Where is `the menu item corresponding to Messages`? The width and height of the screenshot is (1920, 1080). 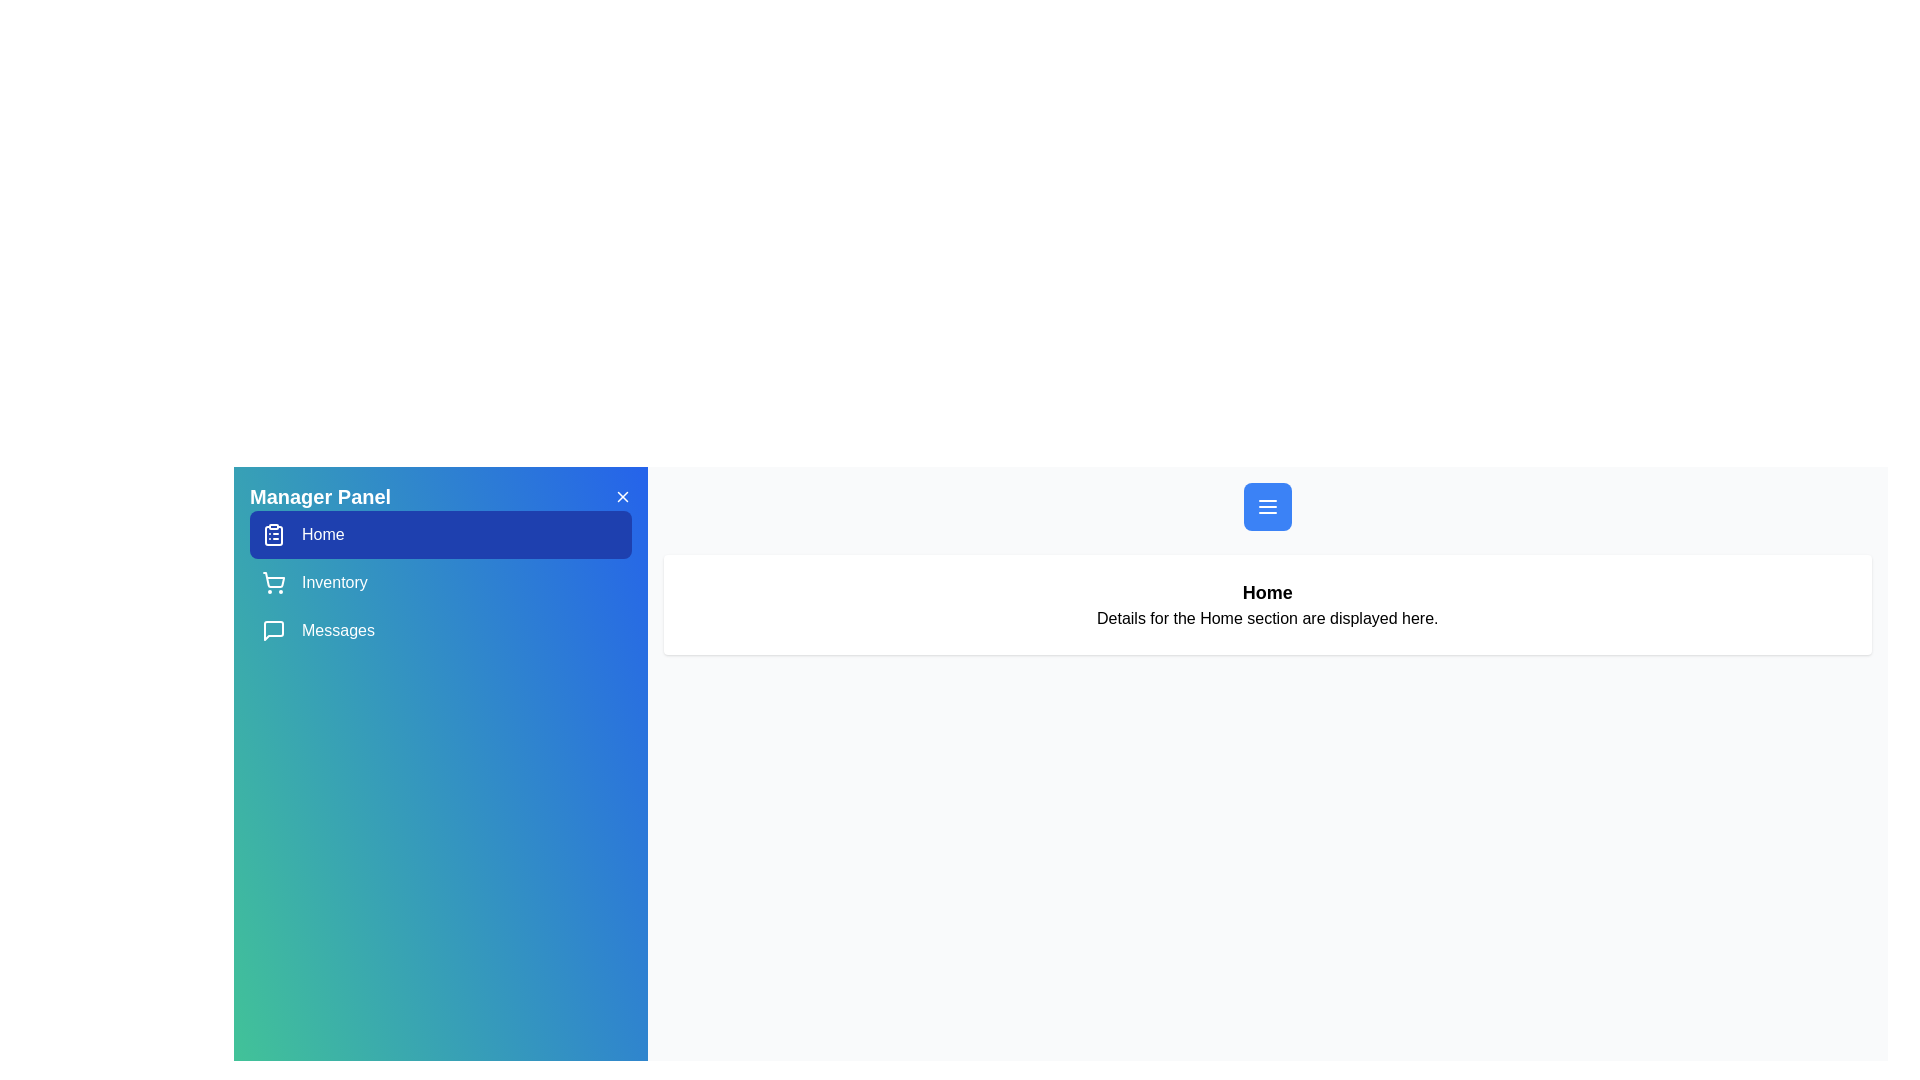 the menu item corresponding to Messages is located at coordinates (439, 631).